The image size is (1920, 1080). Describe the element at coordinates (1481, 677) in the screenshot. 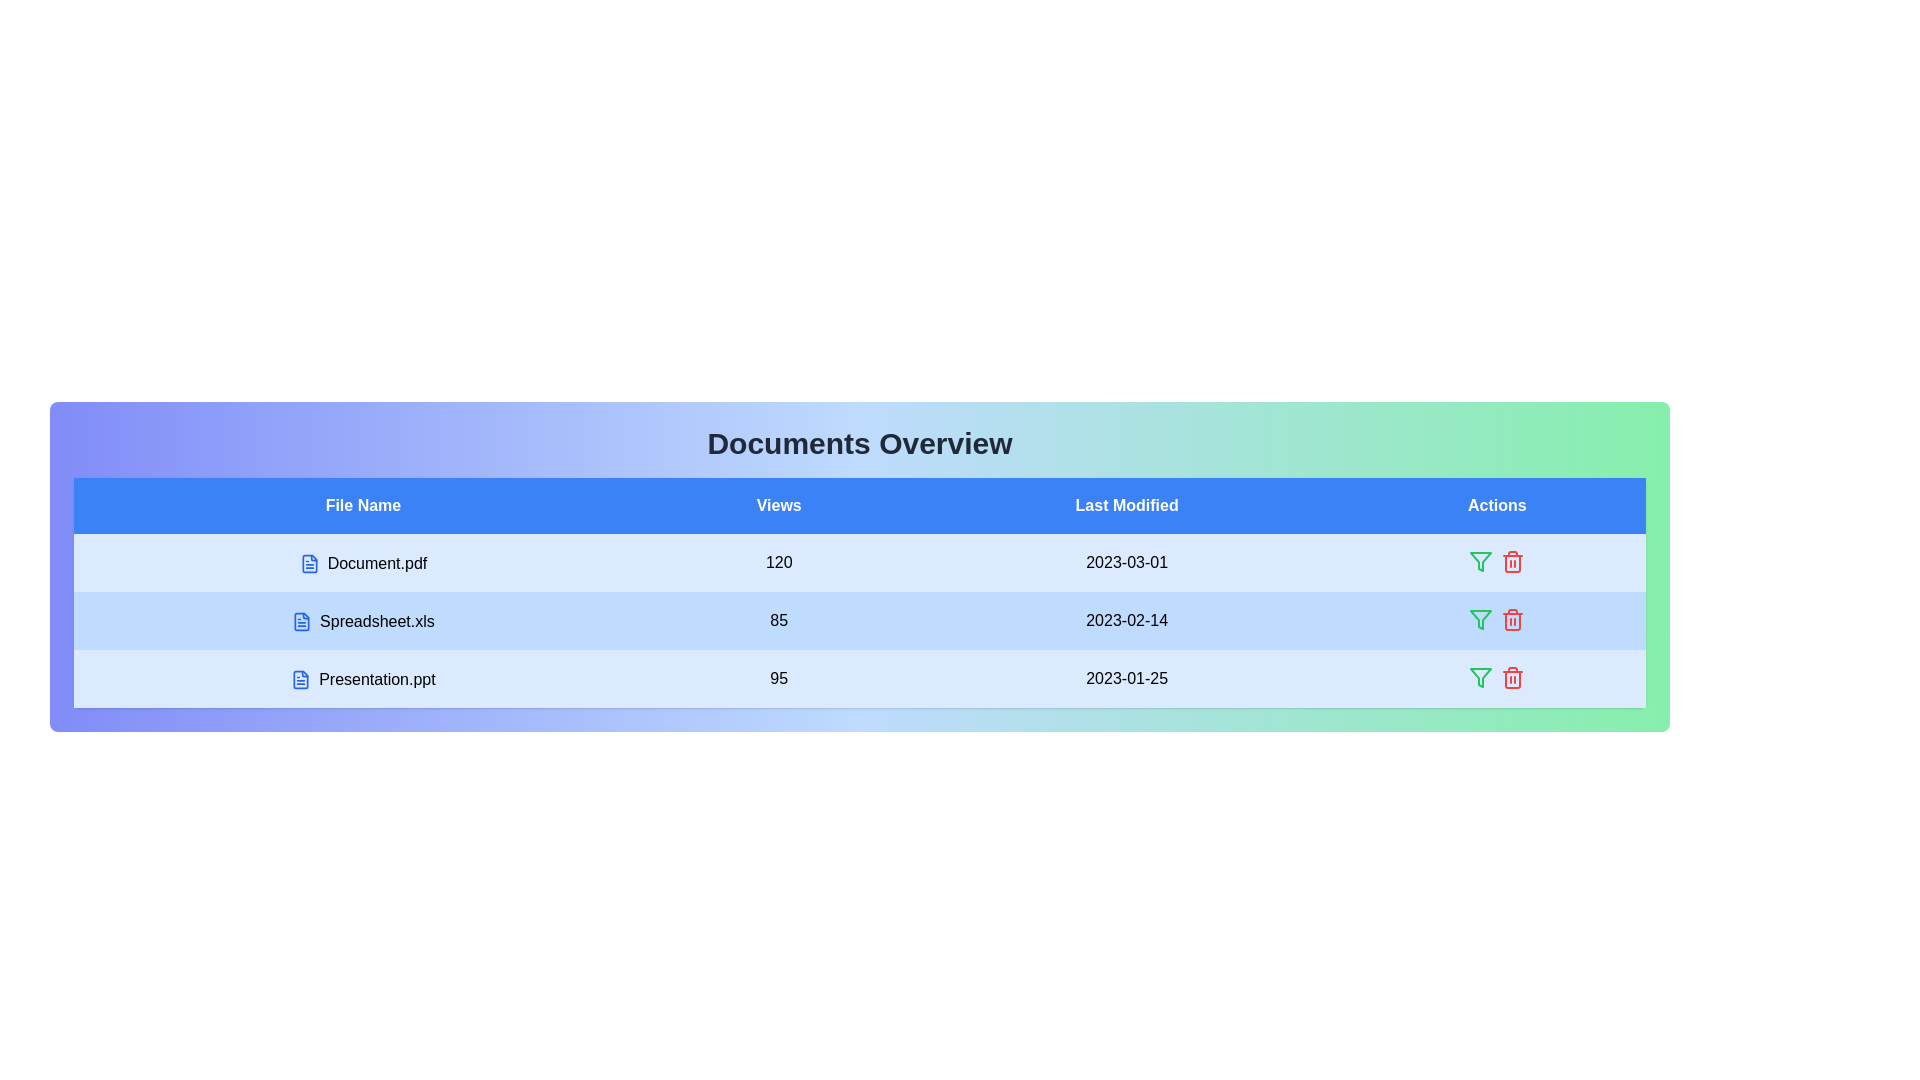

I see `the action icon in the 'Actions' column for the row corresponding to Presentation.ppt` at that location.